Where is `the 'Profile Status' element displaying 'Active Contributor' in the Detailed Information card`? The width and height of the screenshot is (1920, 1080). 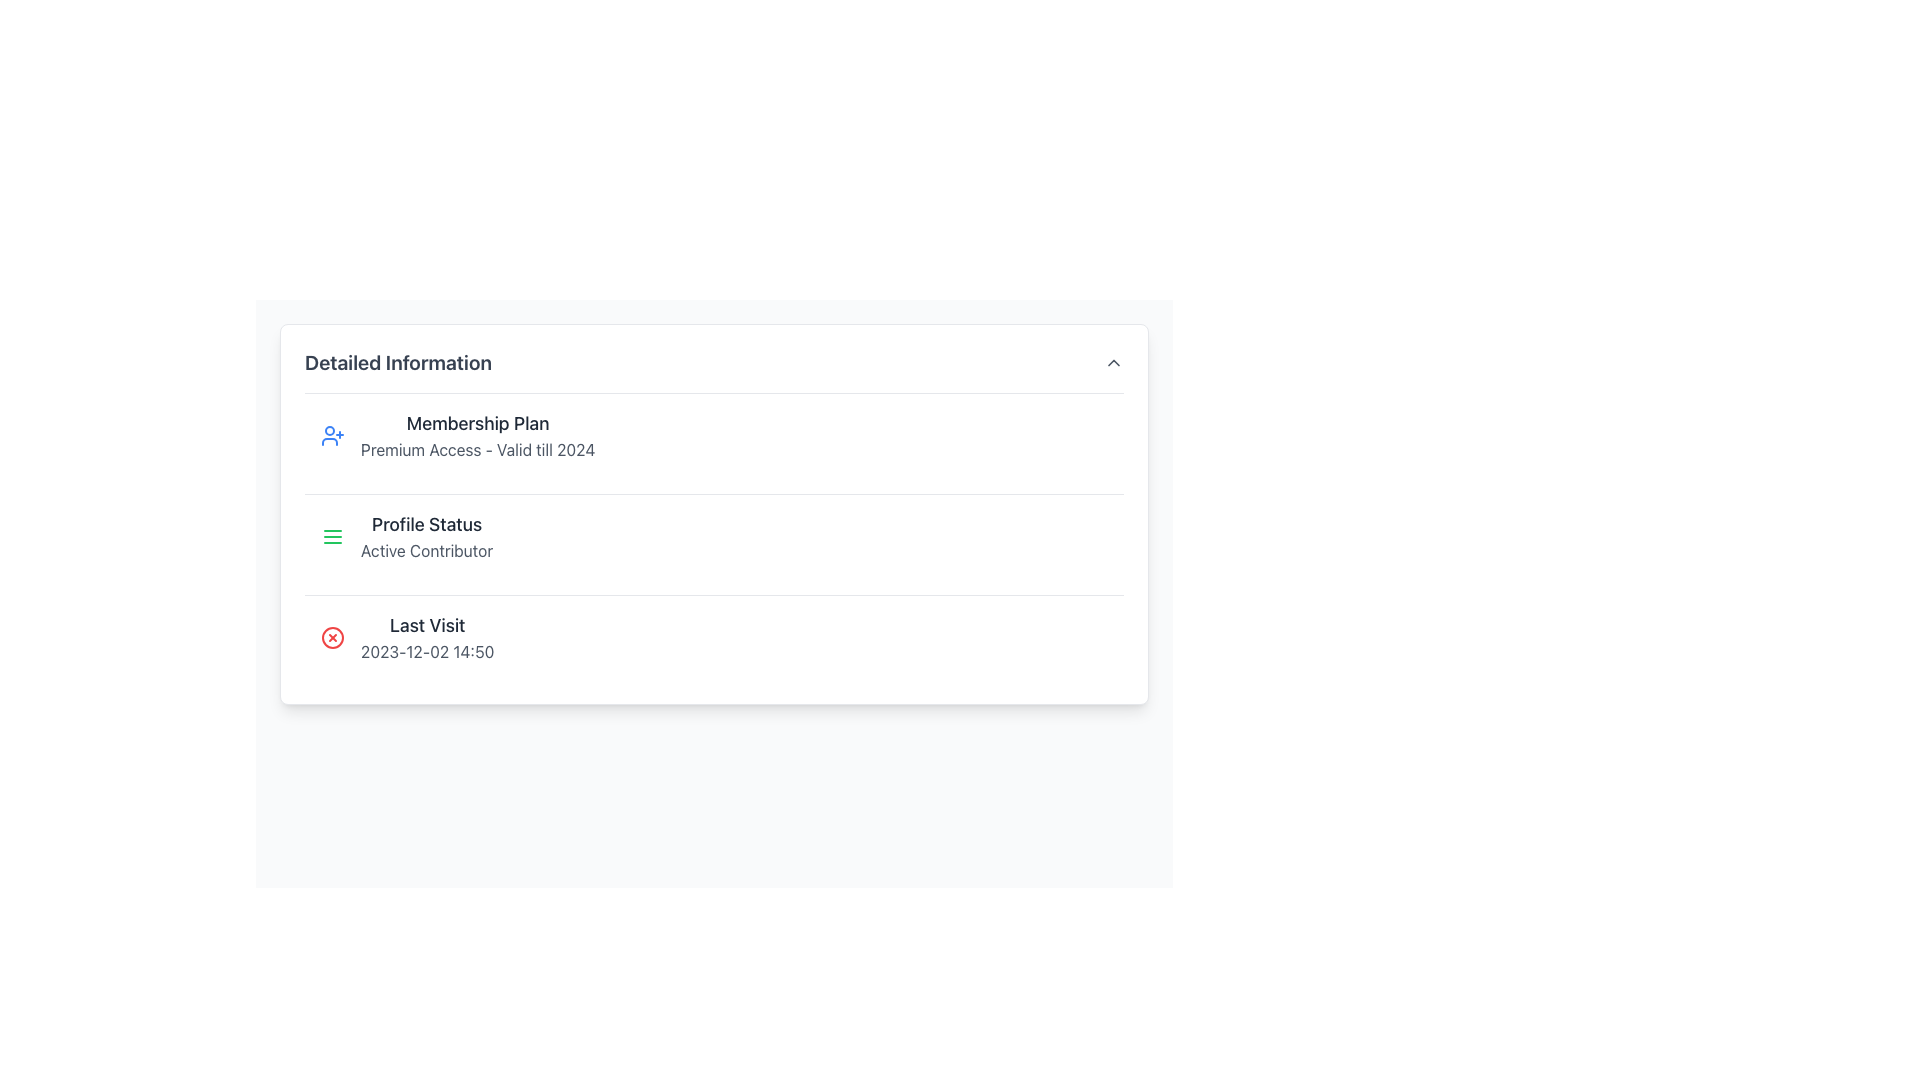
the 'Profile Status' element displaying 'Active Contributor' in the Detailed Information card is located at coordinates (714, 535).